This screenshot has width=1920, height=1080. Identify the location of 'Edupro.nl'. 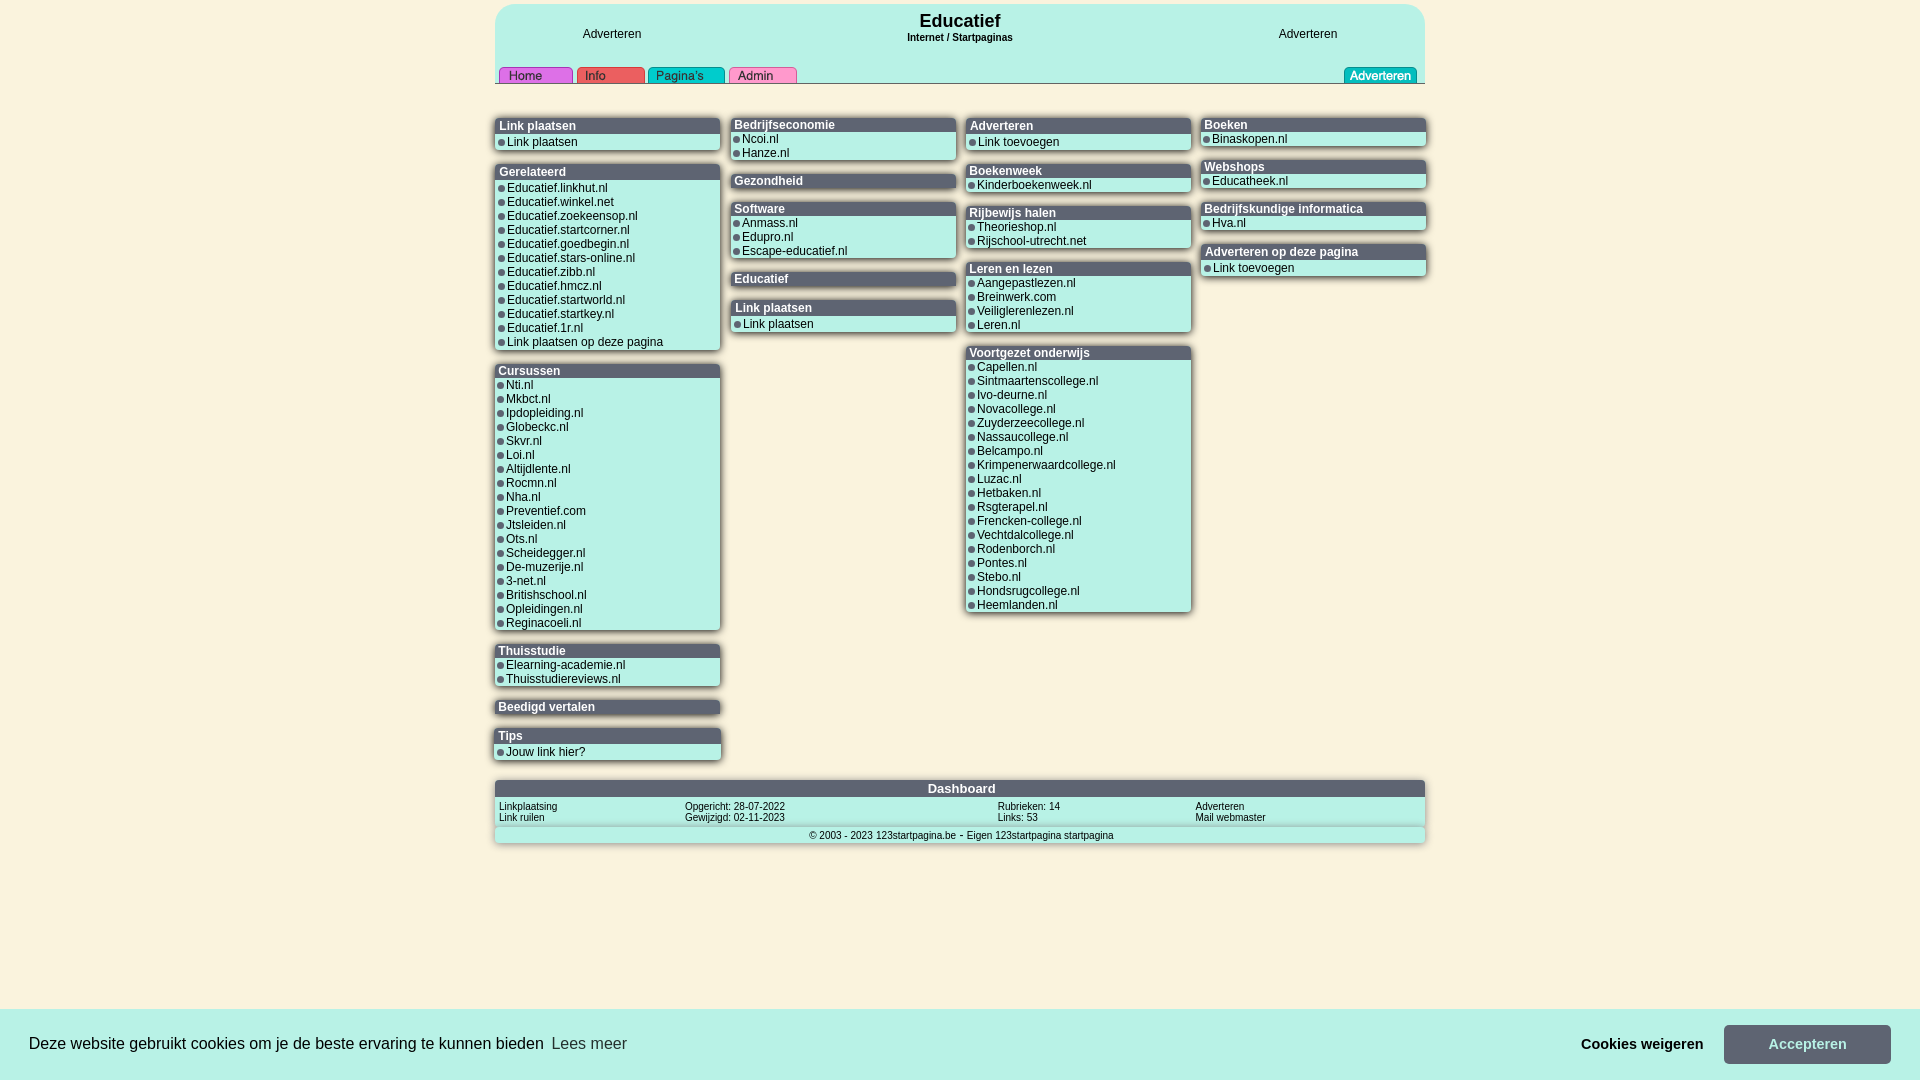
(766, 235).